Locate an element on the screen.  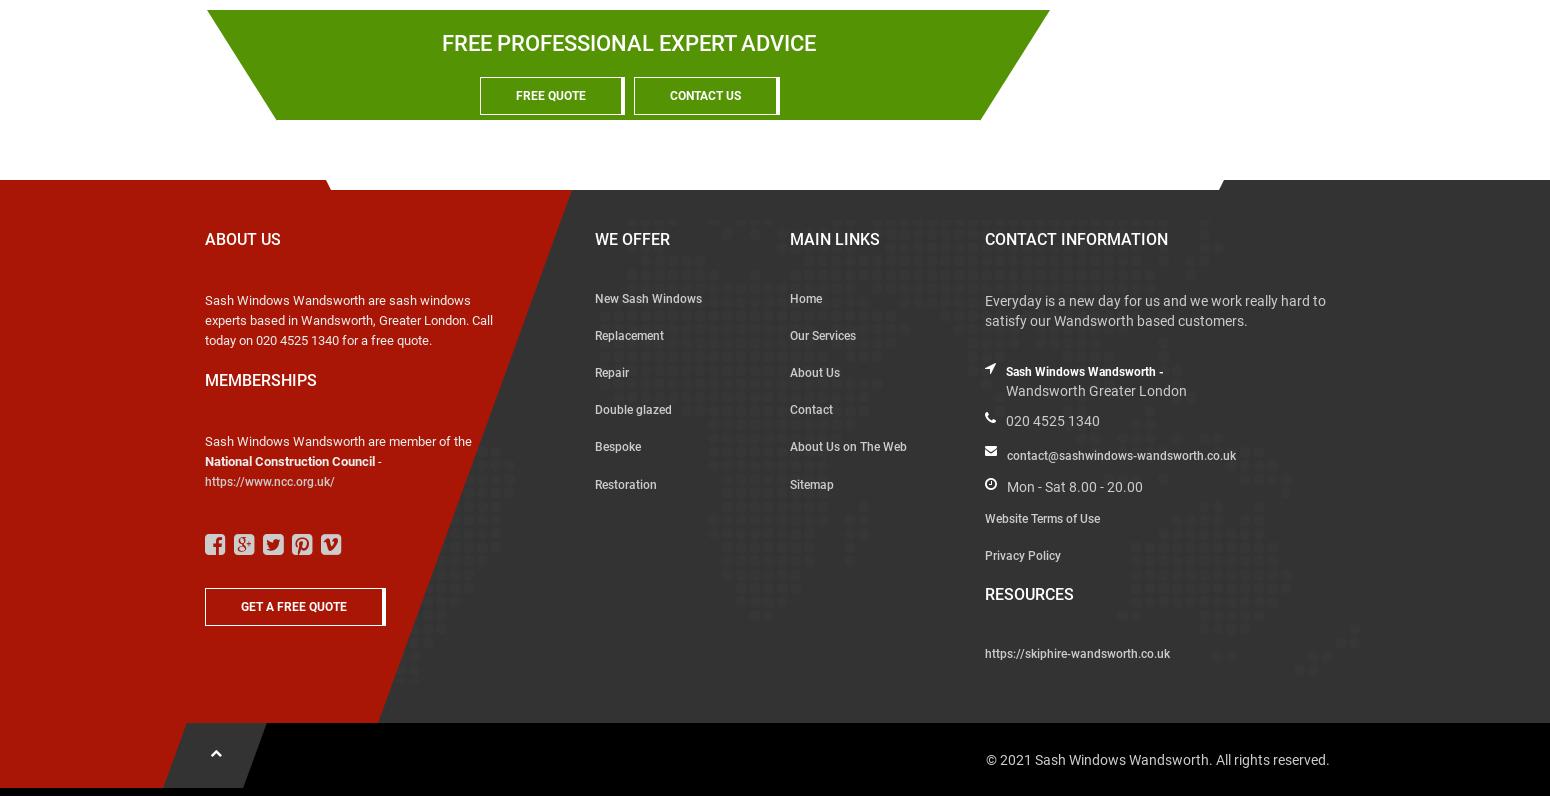
'https://www.ncc.org.uk/' is located at coordinates (270, 480).